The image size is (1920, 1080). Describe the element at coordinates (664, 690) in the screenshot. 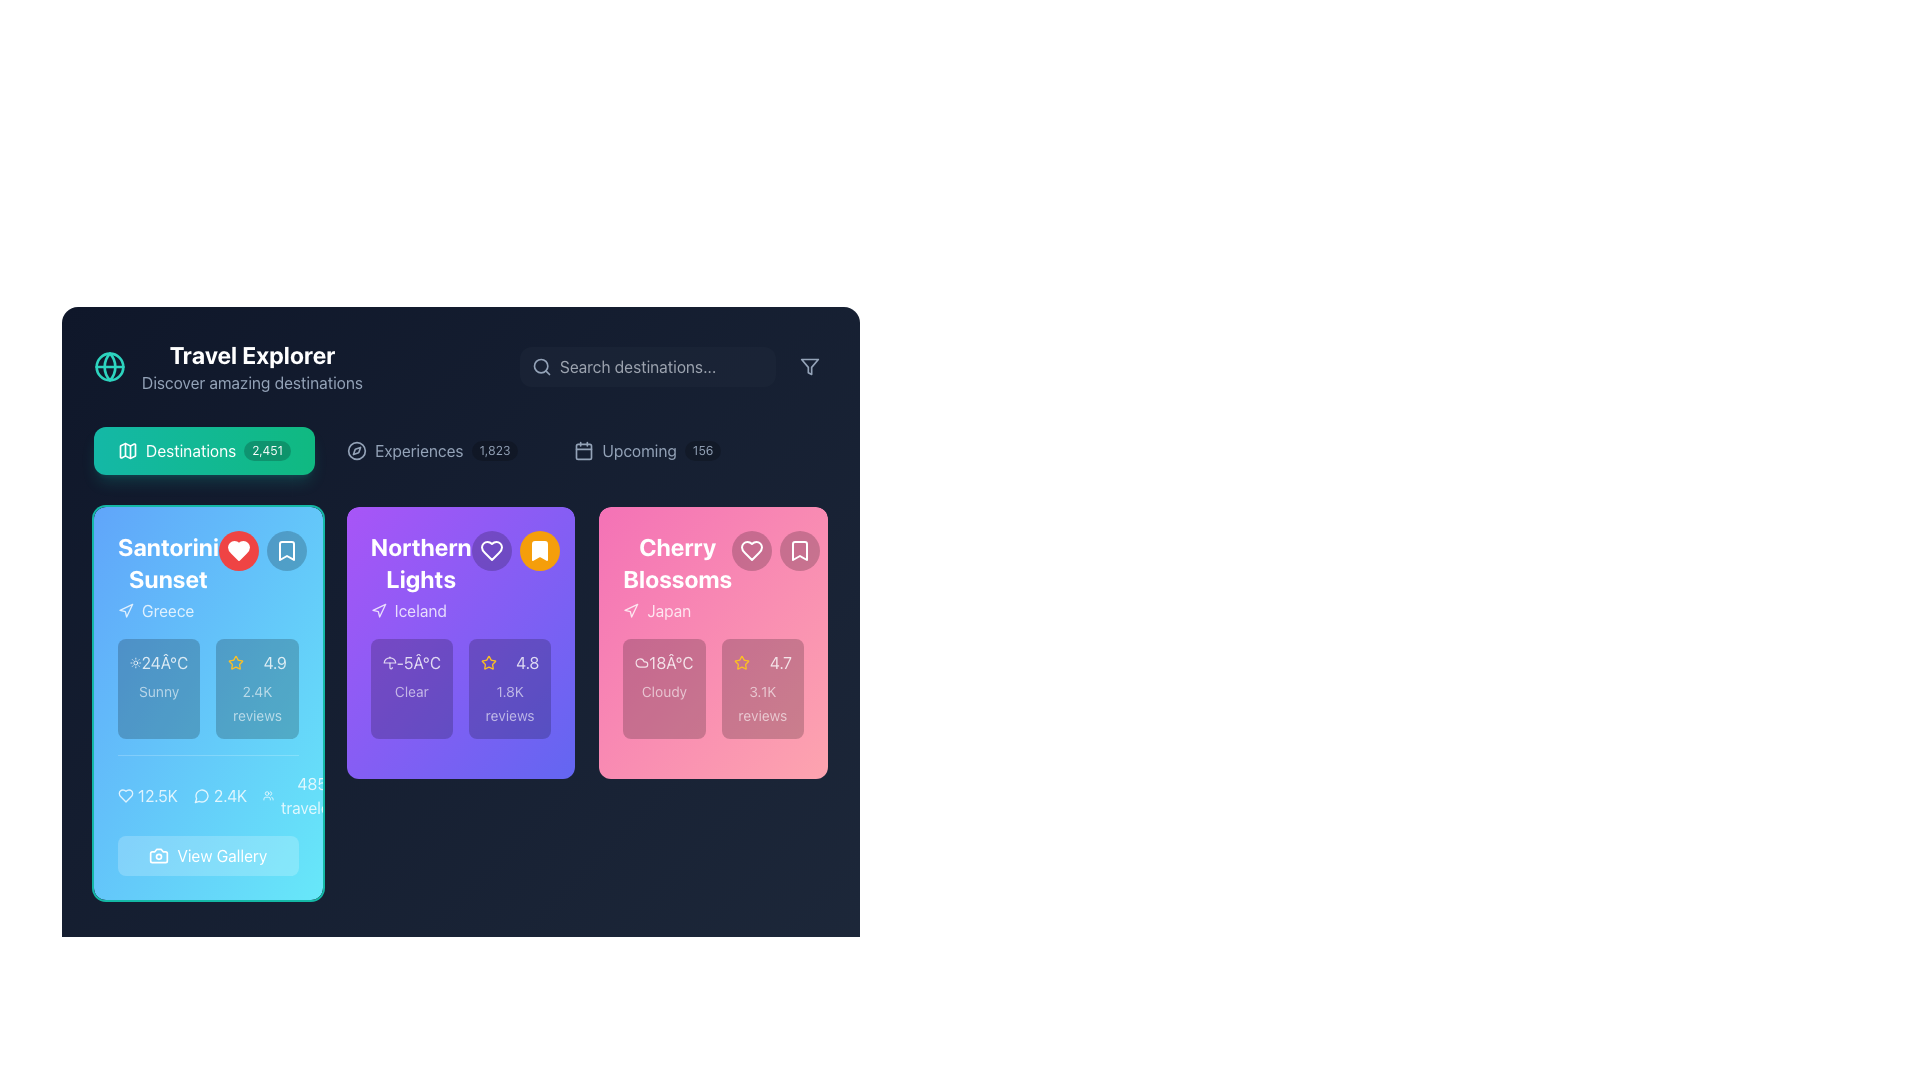

I see `the 'Cloudy' text label located at the bottom-center of the pink 'Cherry Blossoms' card, underneath the '18°C' temperature reading` at that location.